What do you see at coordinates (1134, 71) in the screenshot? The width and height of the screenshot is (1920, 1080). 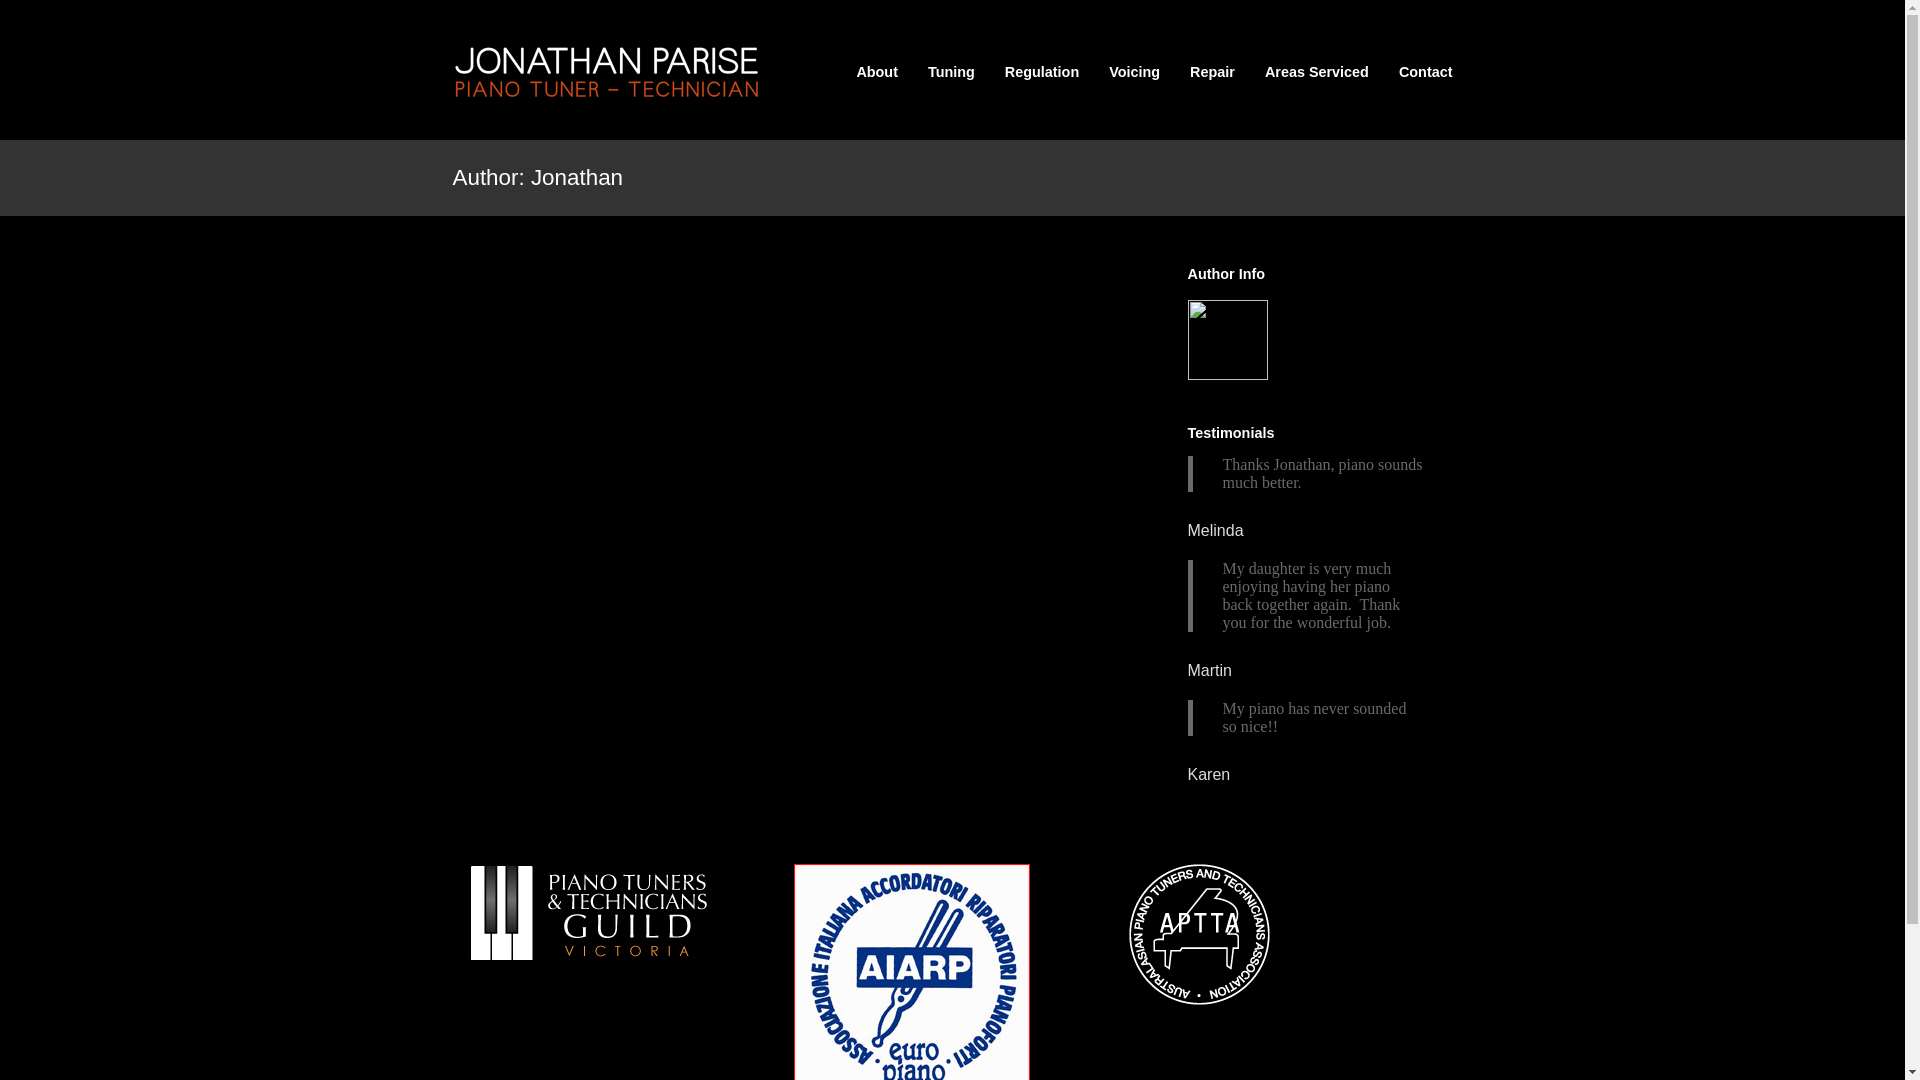 I see `'Voicing'` at bounding box center [1134, 71].